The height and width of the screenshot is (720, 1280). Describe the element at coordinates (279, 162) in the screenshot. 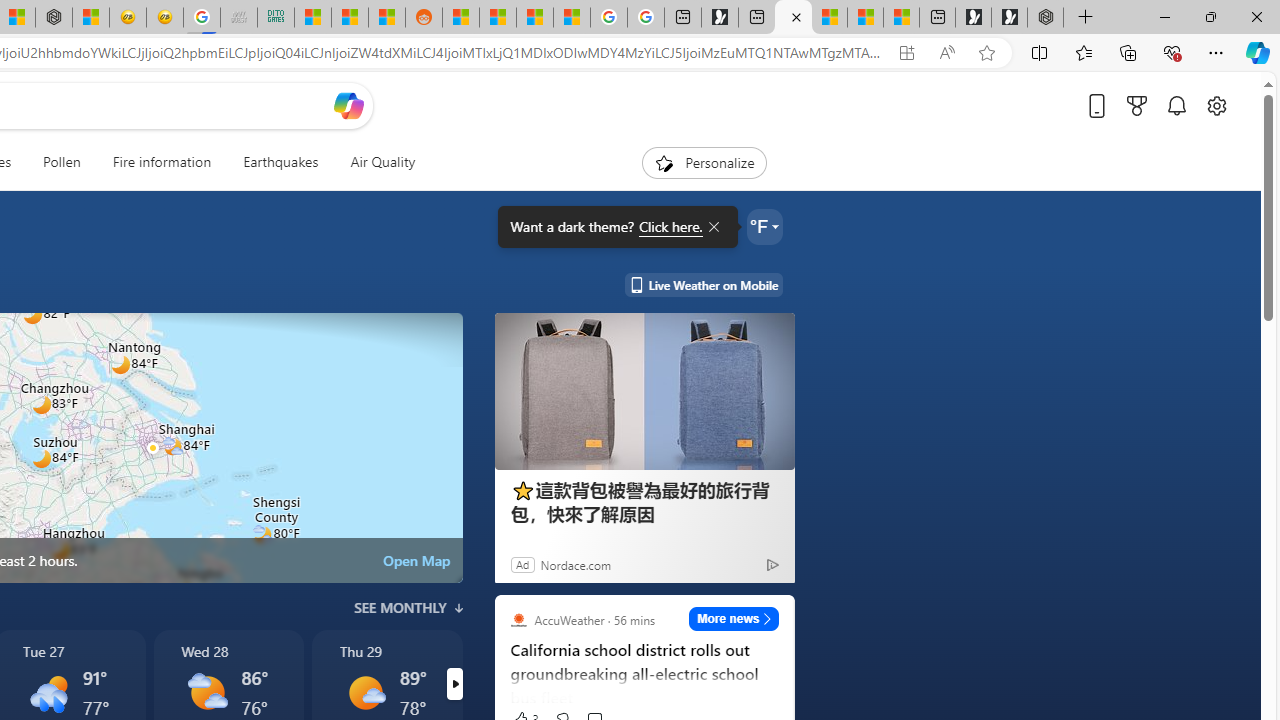

I see `'Earthquakes'` at that location.